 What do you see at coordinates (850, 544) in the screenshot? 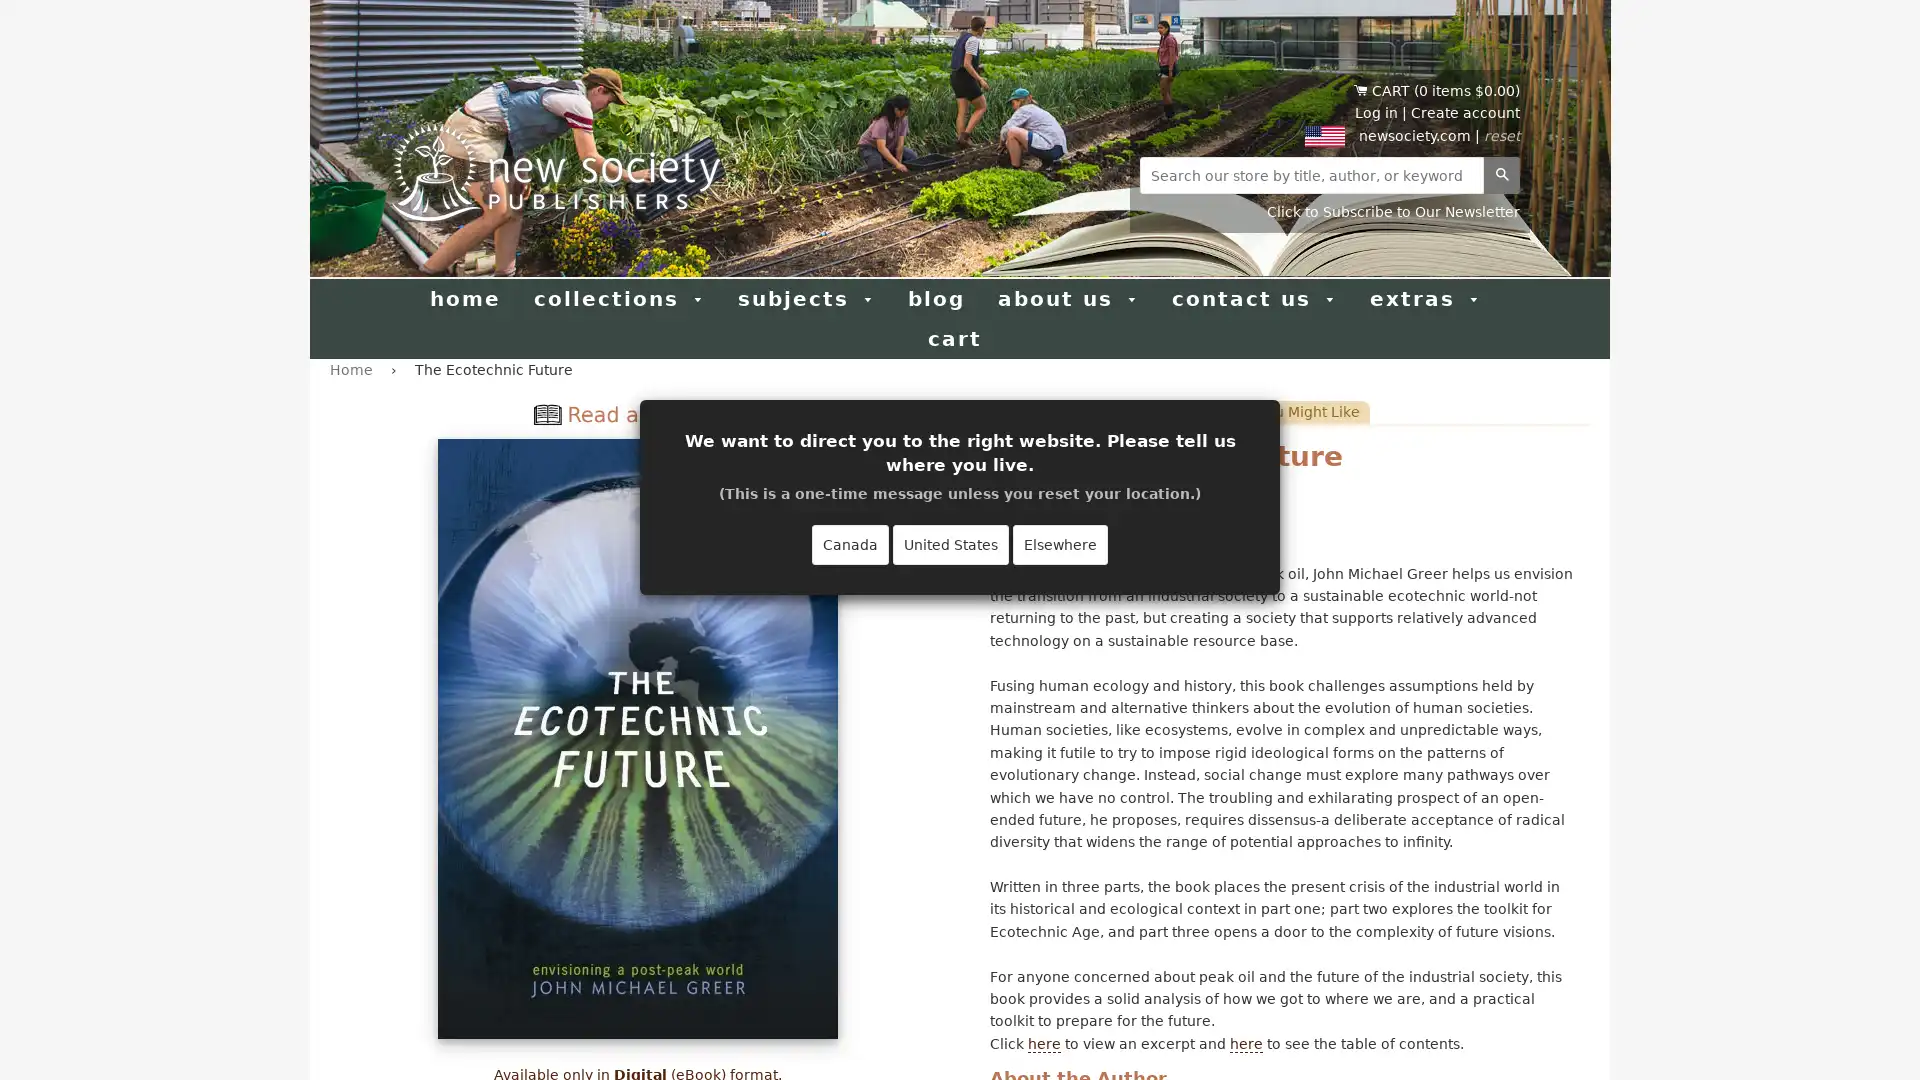
I see `Canada` at bounding box center [850, 544].